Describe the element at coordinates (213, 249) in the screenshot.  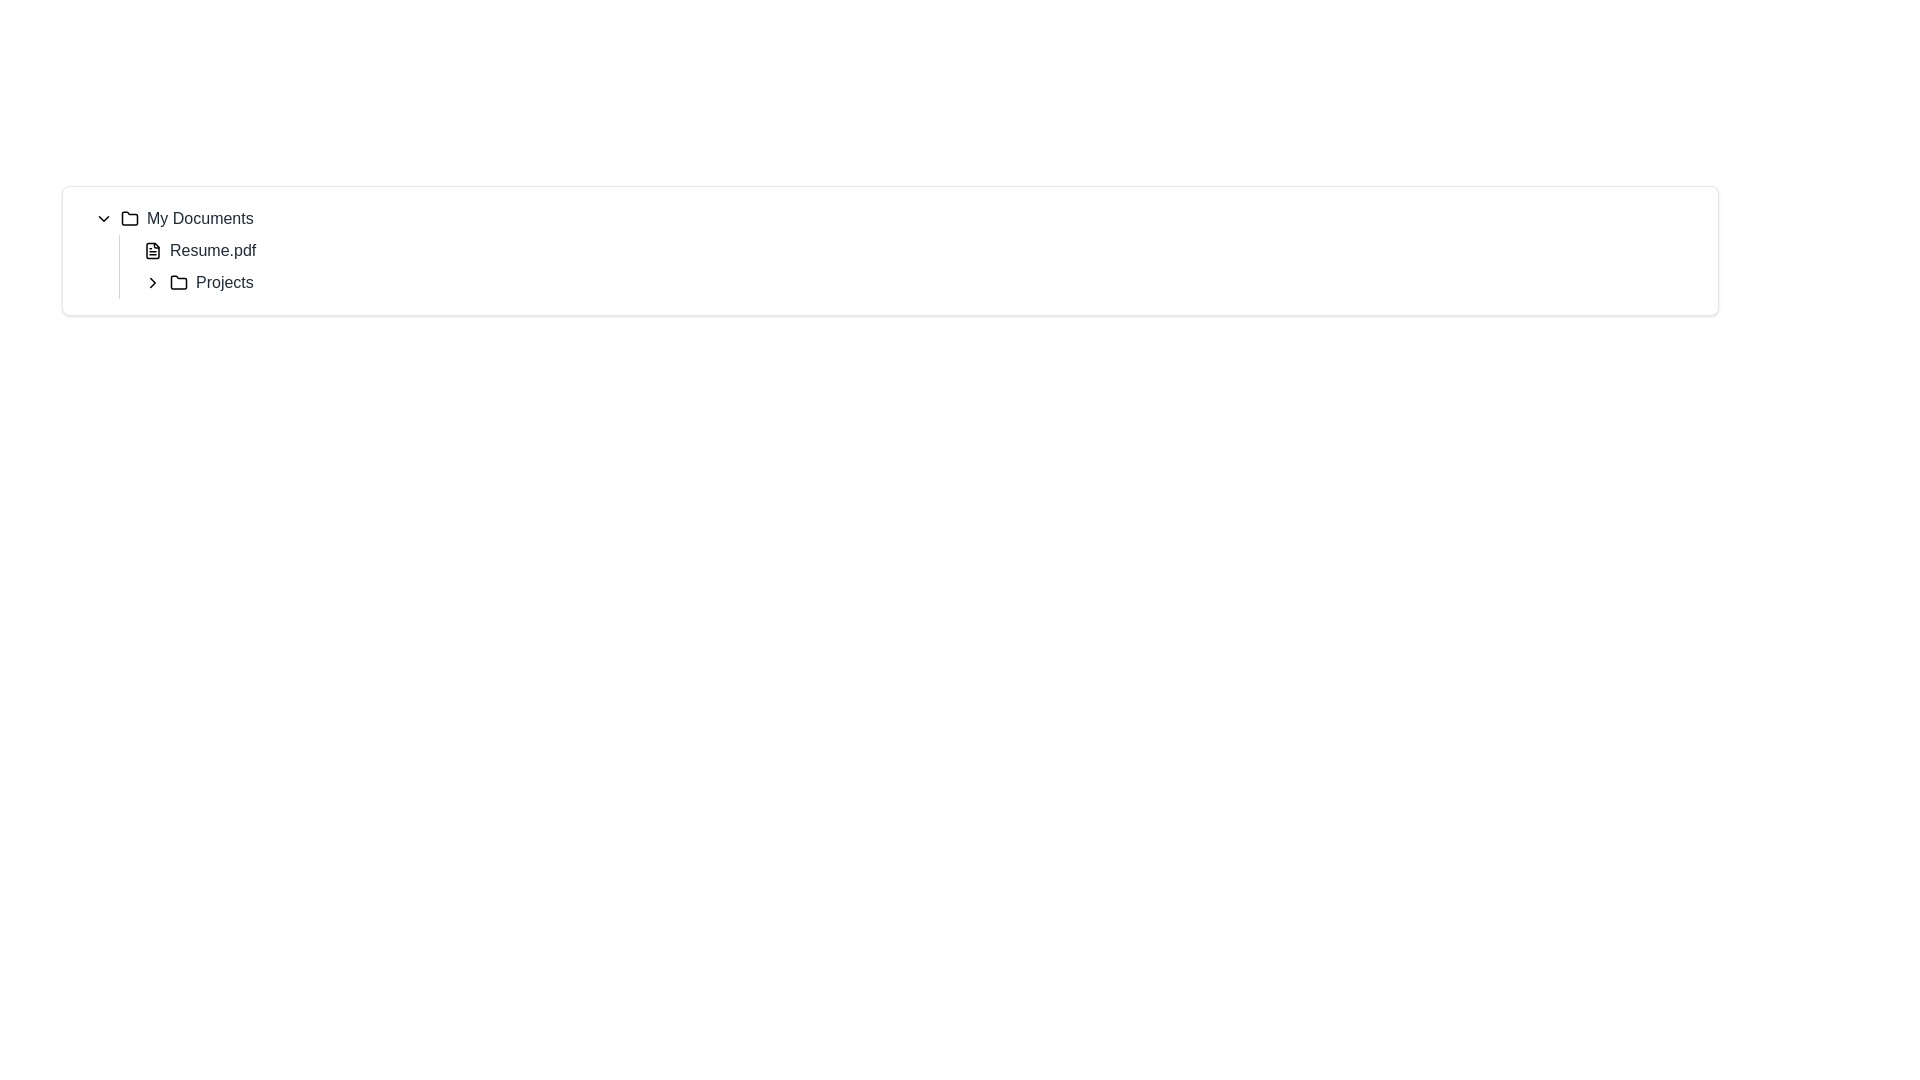
I see `the text label displaying 'Resume.pdf'` at that location.